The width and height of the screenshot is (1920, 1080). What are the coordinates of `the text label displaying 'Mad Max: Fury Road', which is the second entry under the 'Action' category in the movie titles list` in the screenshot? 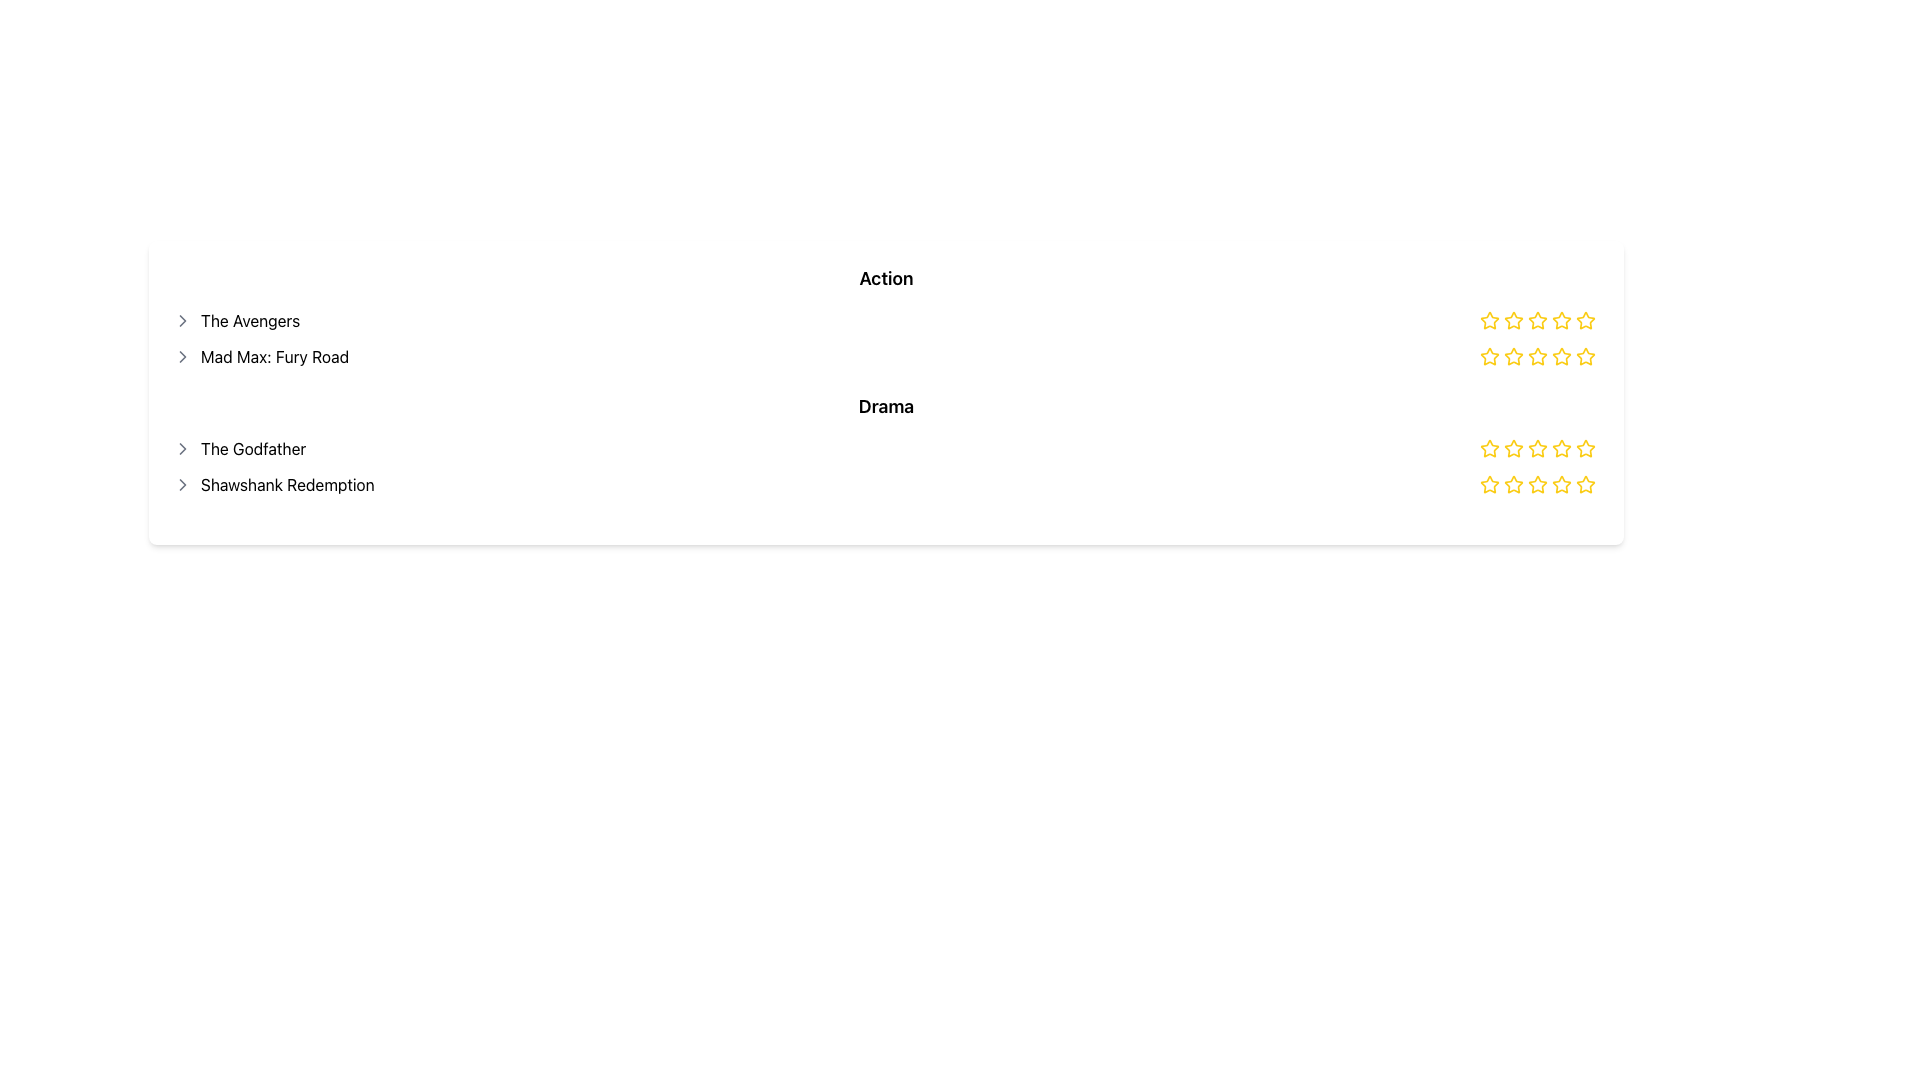 It's located at (274, 356).